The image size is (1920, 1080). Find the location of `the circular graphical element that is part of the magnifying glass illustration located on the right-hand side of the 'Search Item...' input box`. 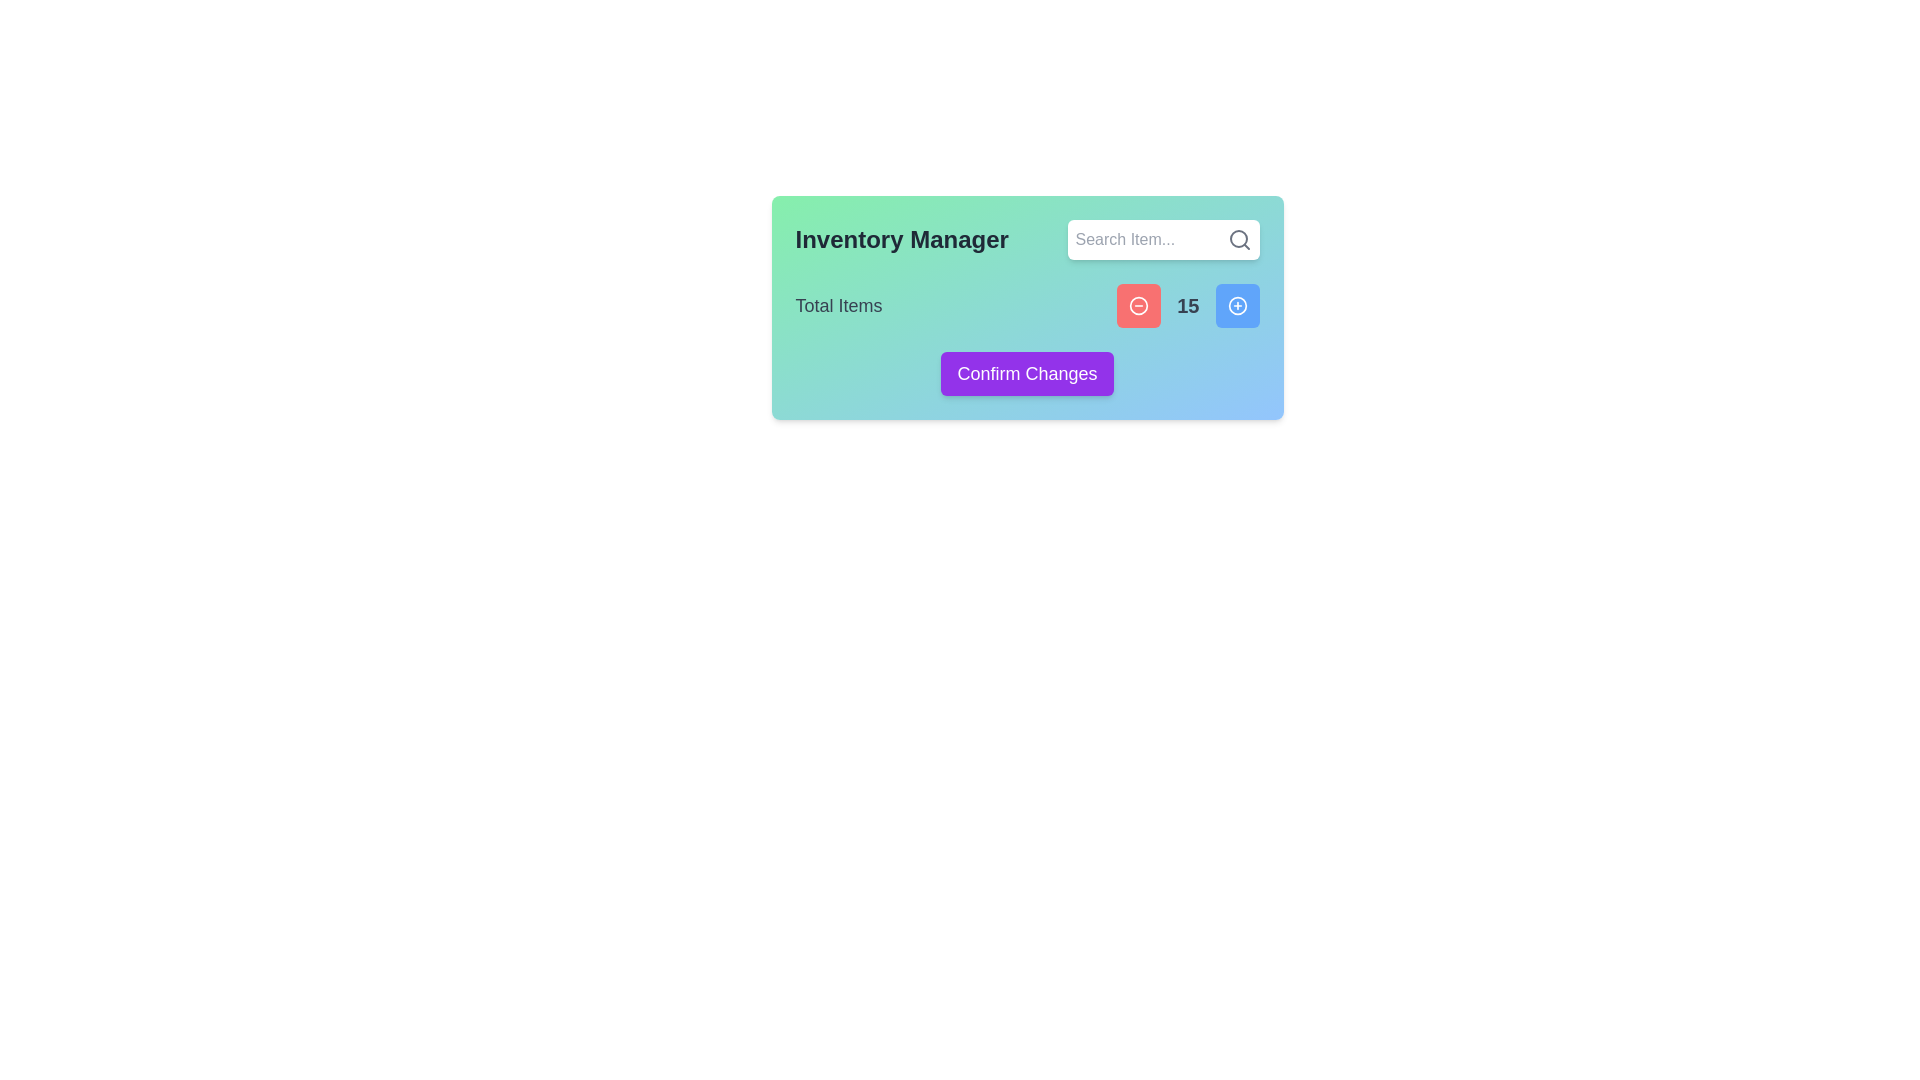

the circular graphical element that is part of the magnifying glass illustration located on the right-hand side of the 'Search Item...' input box is located at coordinates (1237, 238).